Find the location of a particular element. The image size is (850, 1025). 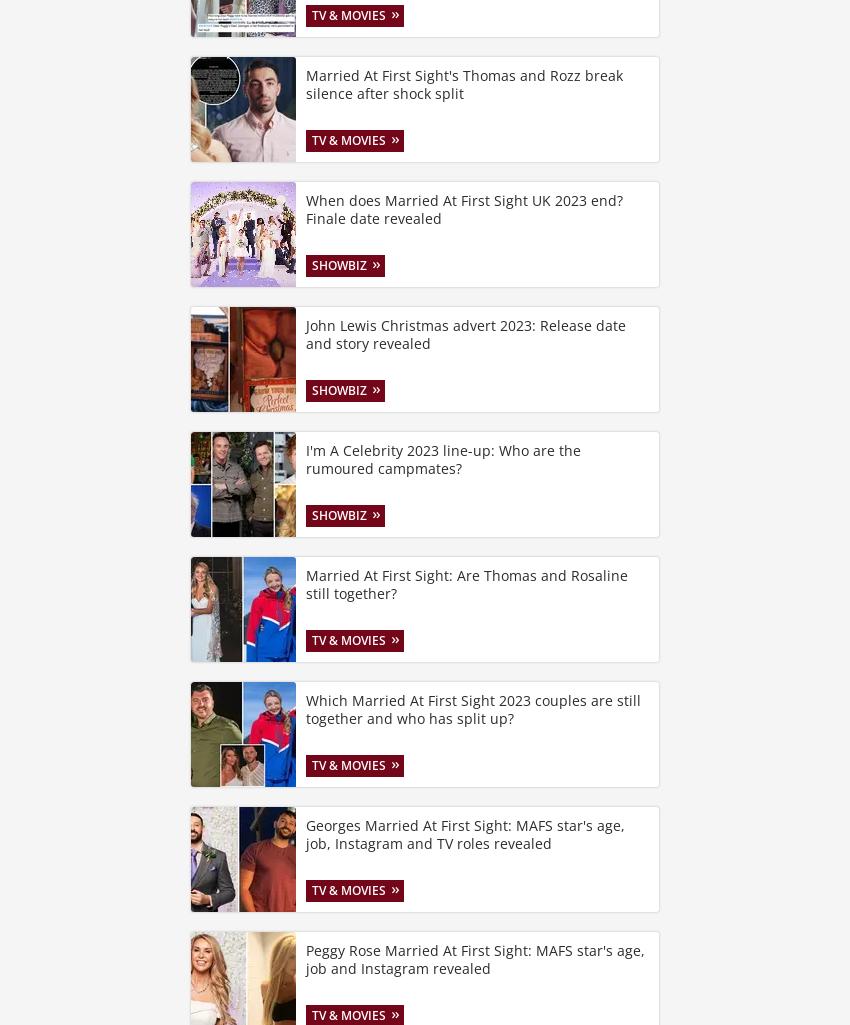

'I'm A Celebrity 2023 line-up: Who are the rumoured campmates?' is located at coordinates (442, 458).